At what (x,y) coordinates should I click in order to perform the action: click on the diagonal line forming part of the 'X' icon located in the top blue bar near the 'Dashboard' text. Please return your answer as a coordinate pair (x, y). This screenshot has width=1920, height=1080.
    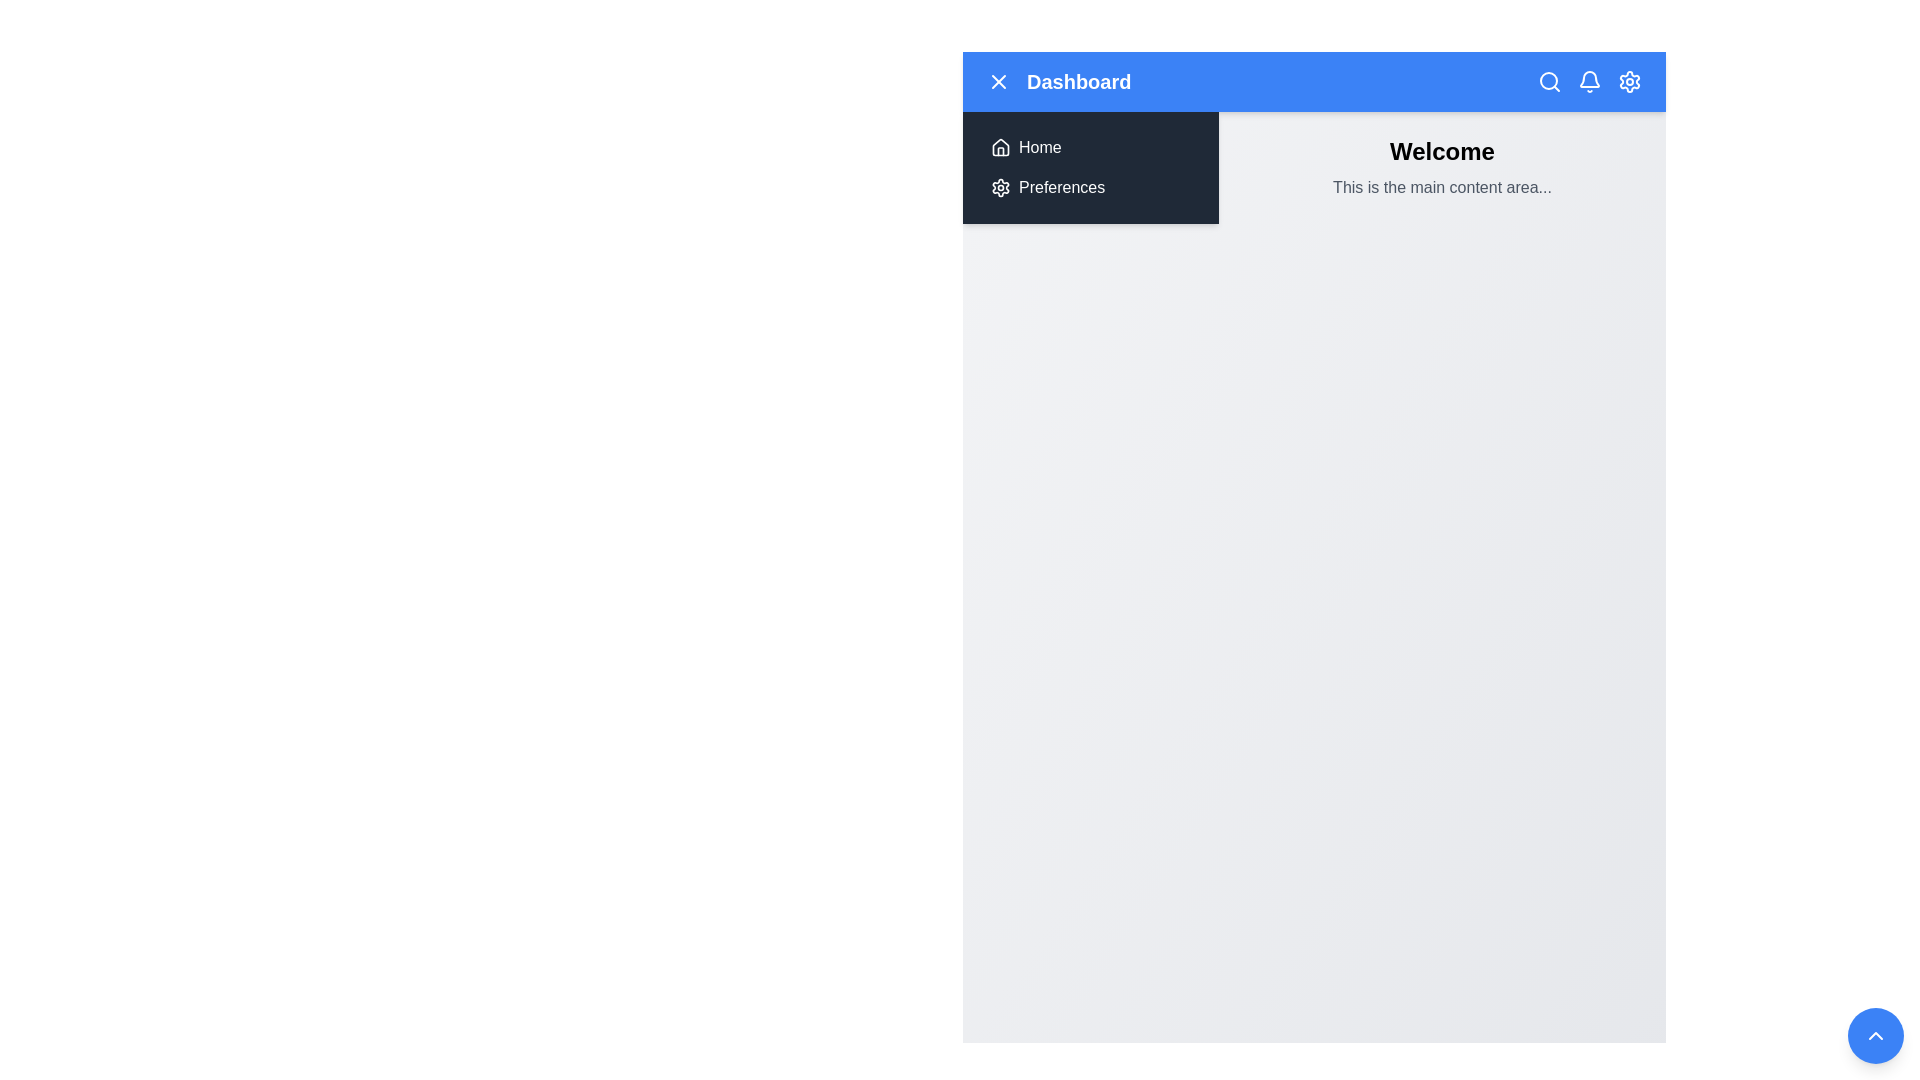
    Looking at the image, I should click on (998, 80).